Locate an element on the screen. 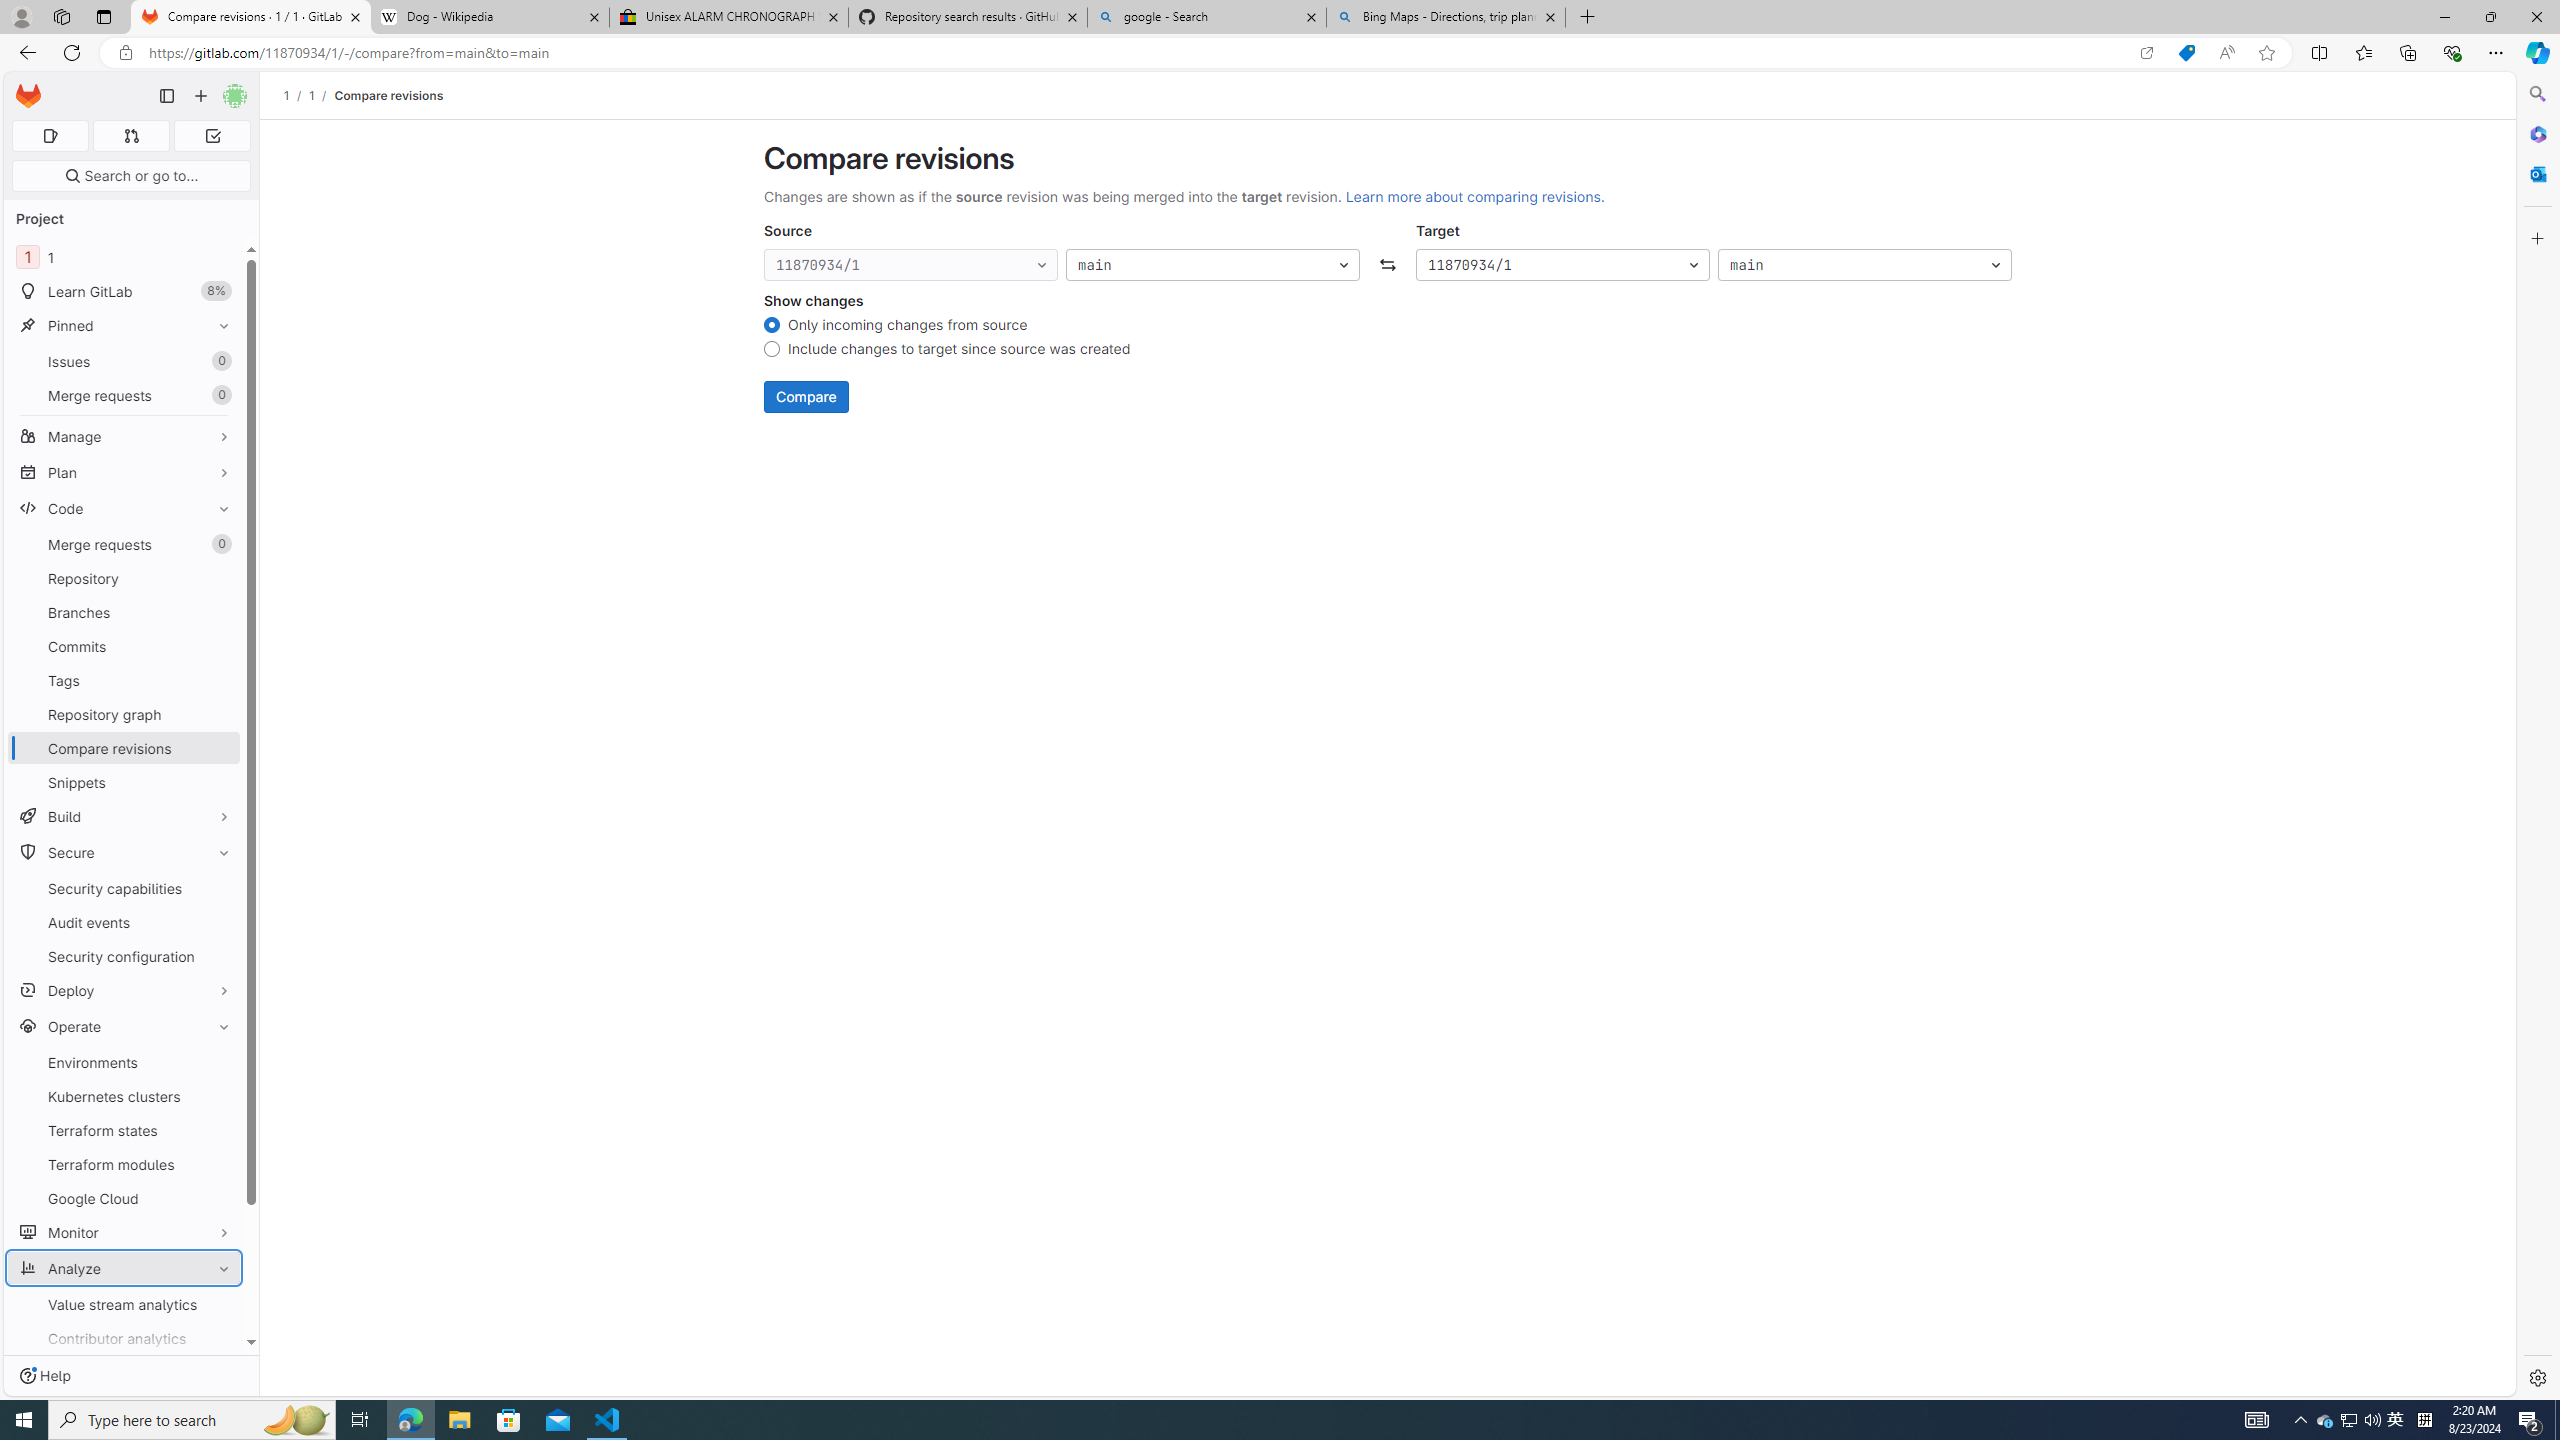 The width and height of the screenshot is (2560, 1440). 'Pin Tags' is located at coordinates (220, 679).